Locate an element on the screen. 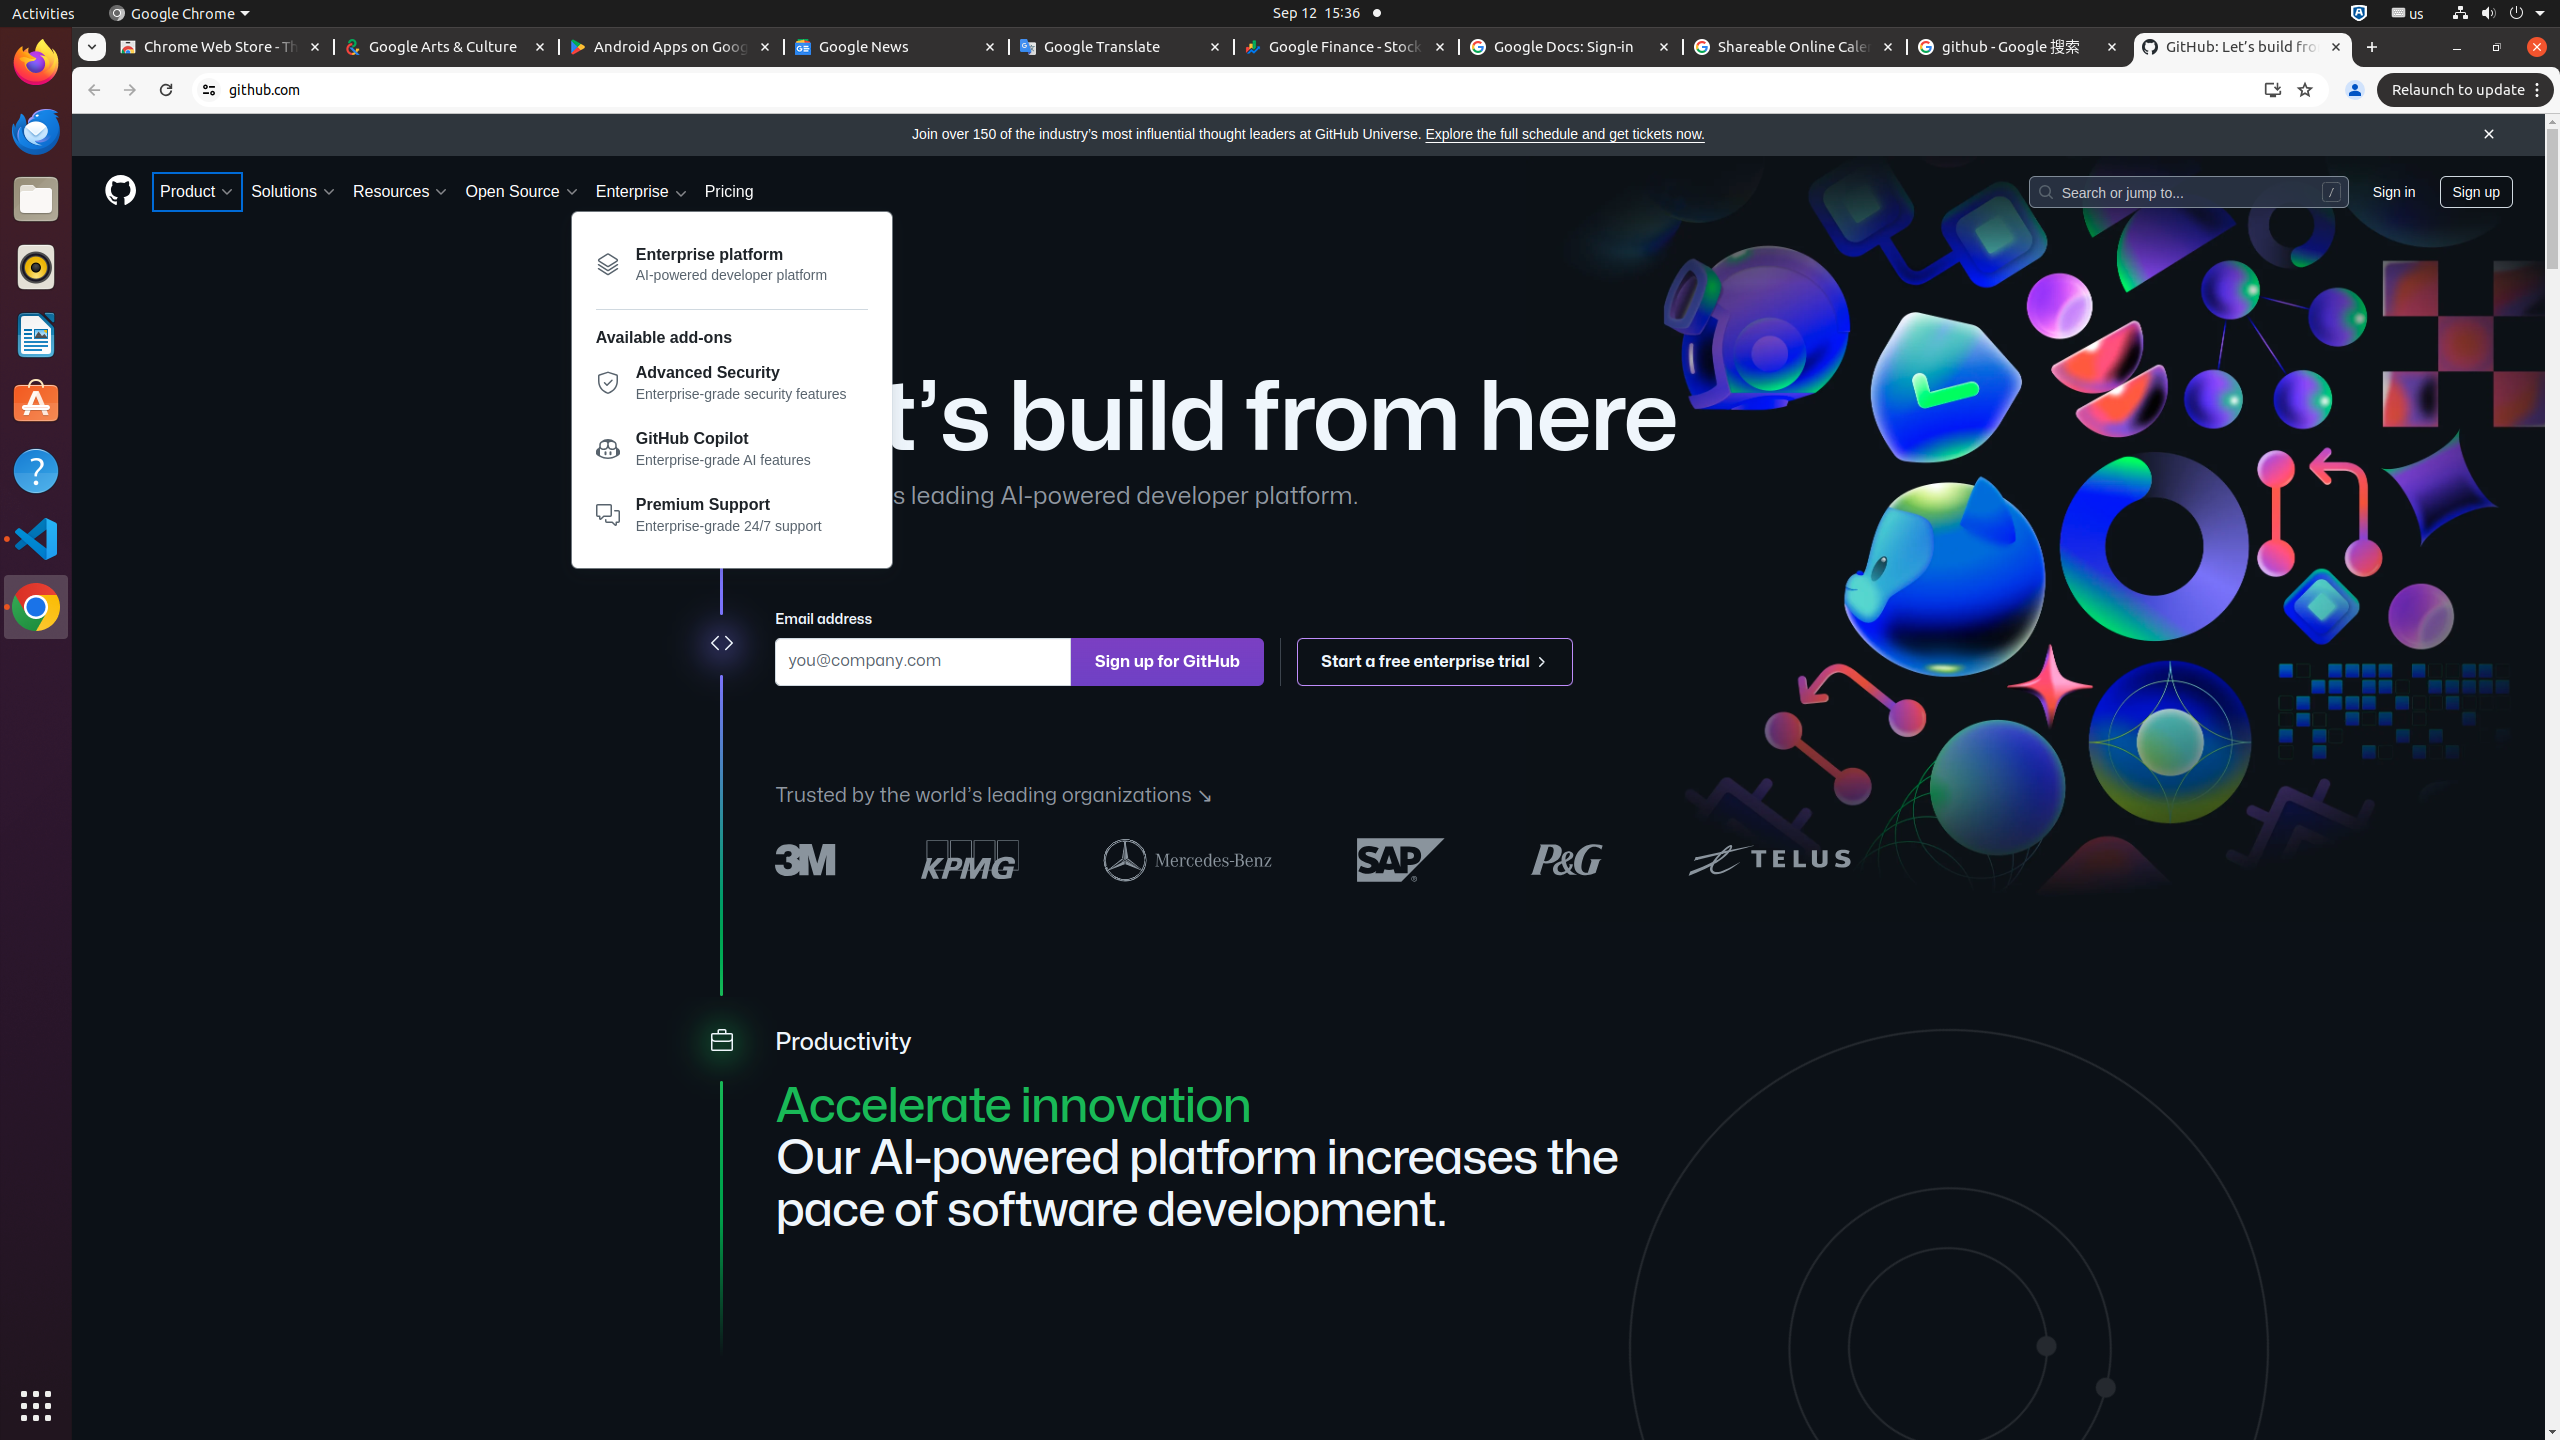  'You' is located at coordinates (2353, 89).